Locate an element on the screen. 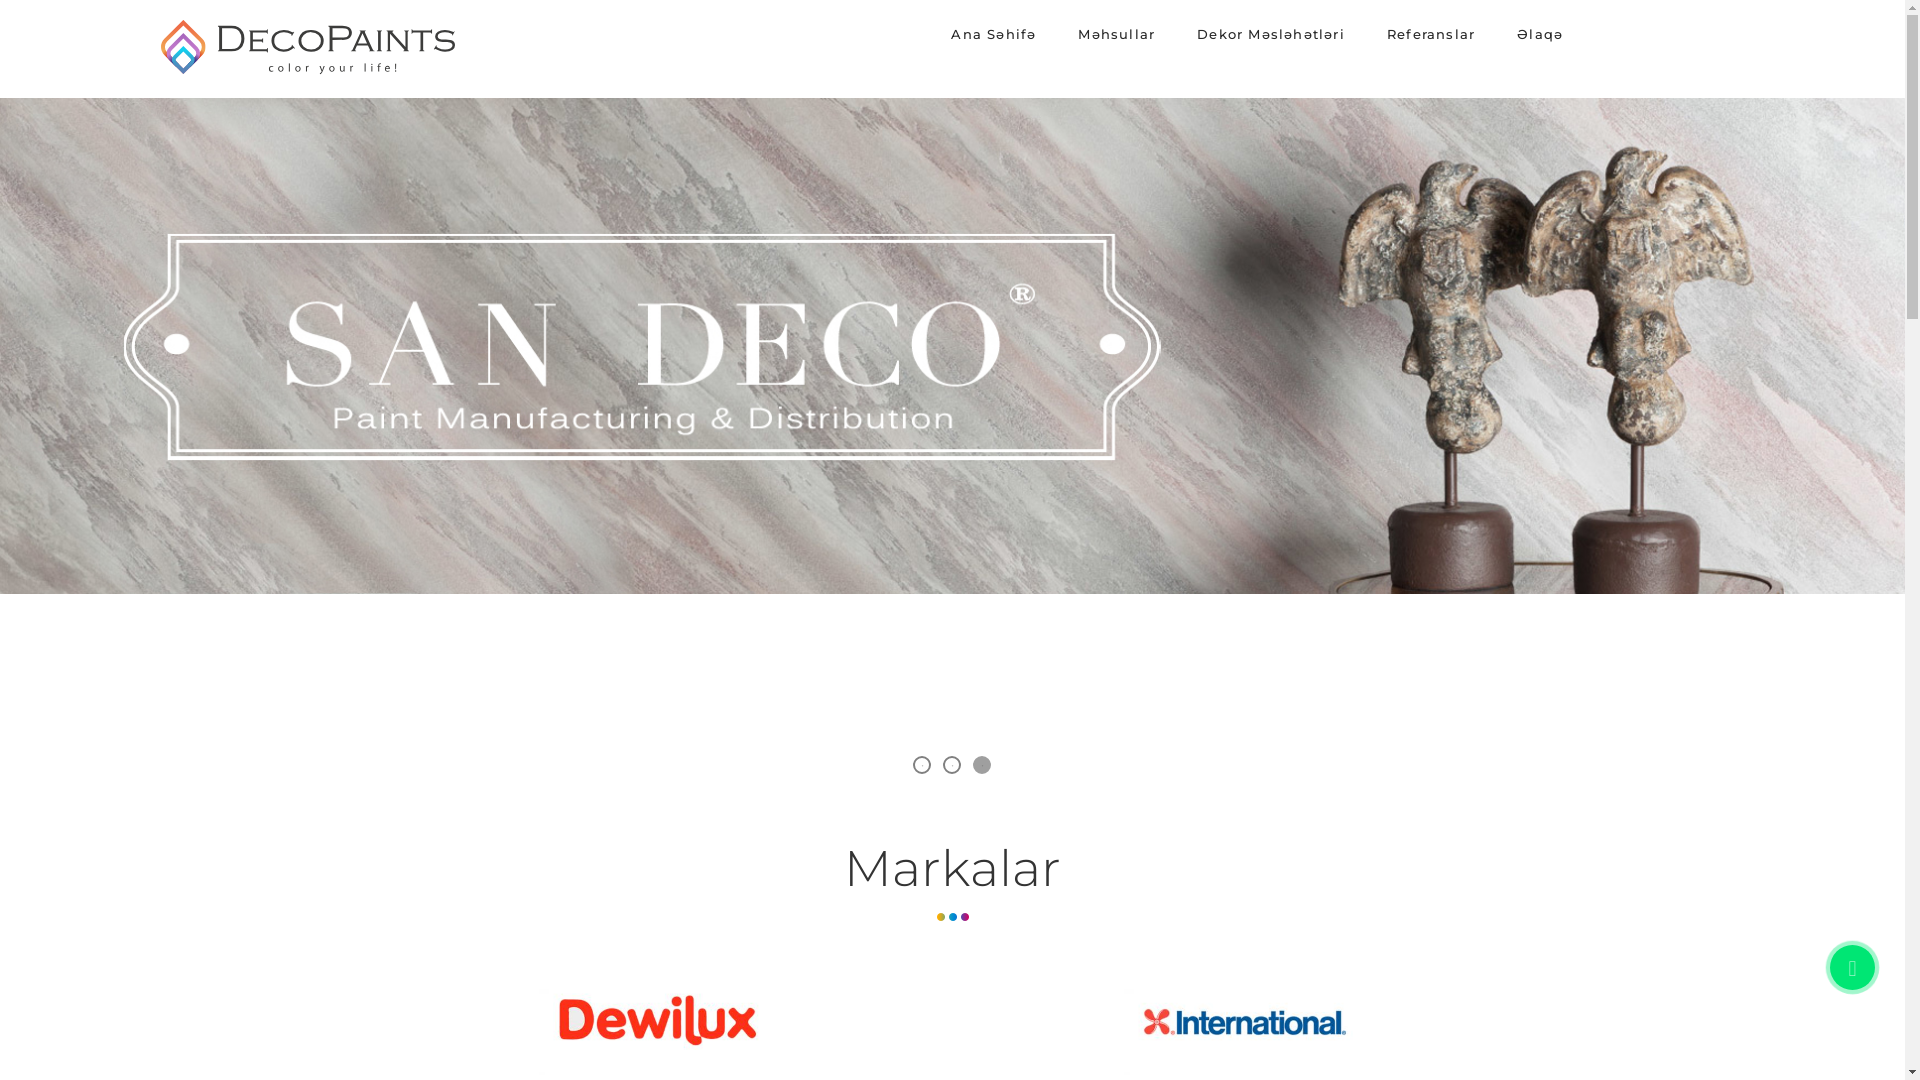  'Dewilux' is located at coordinates (660, 1025).